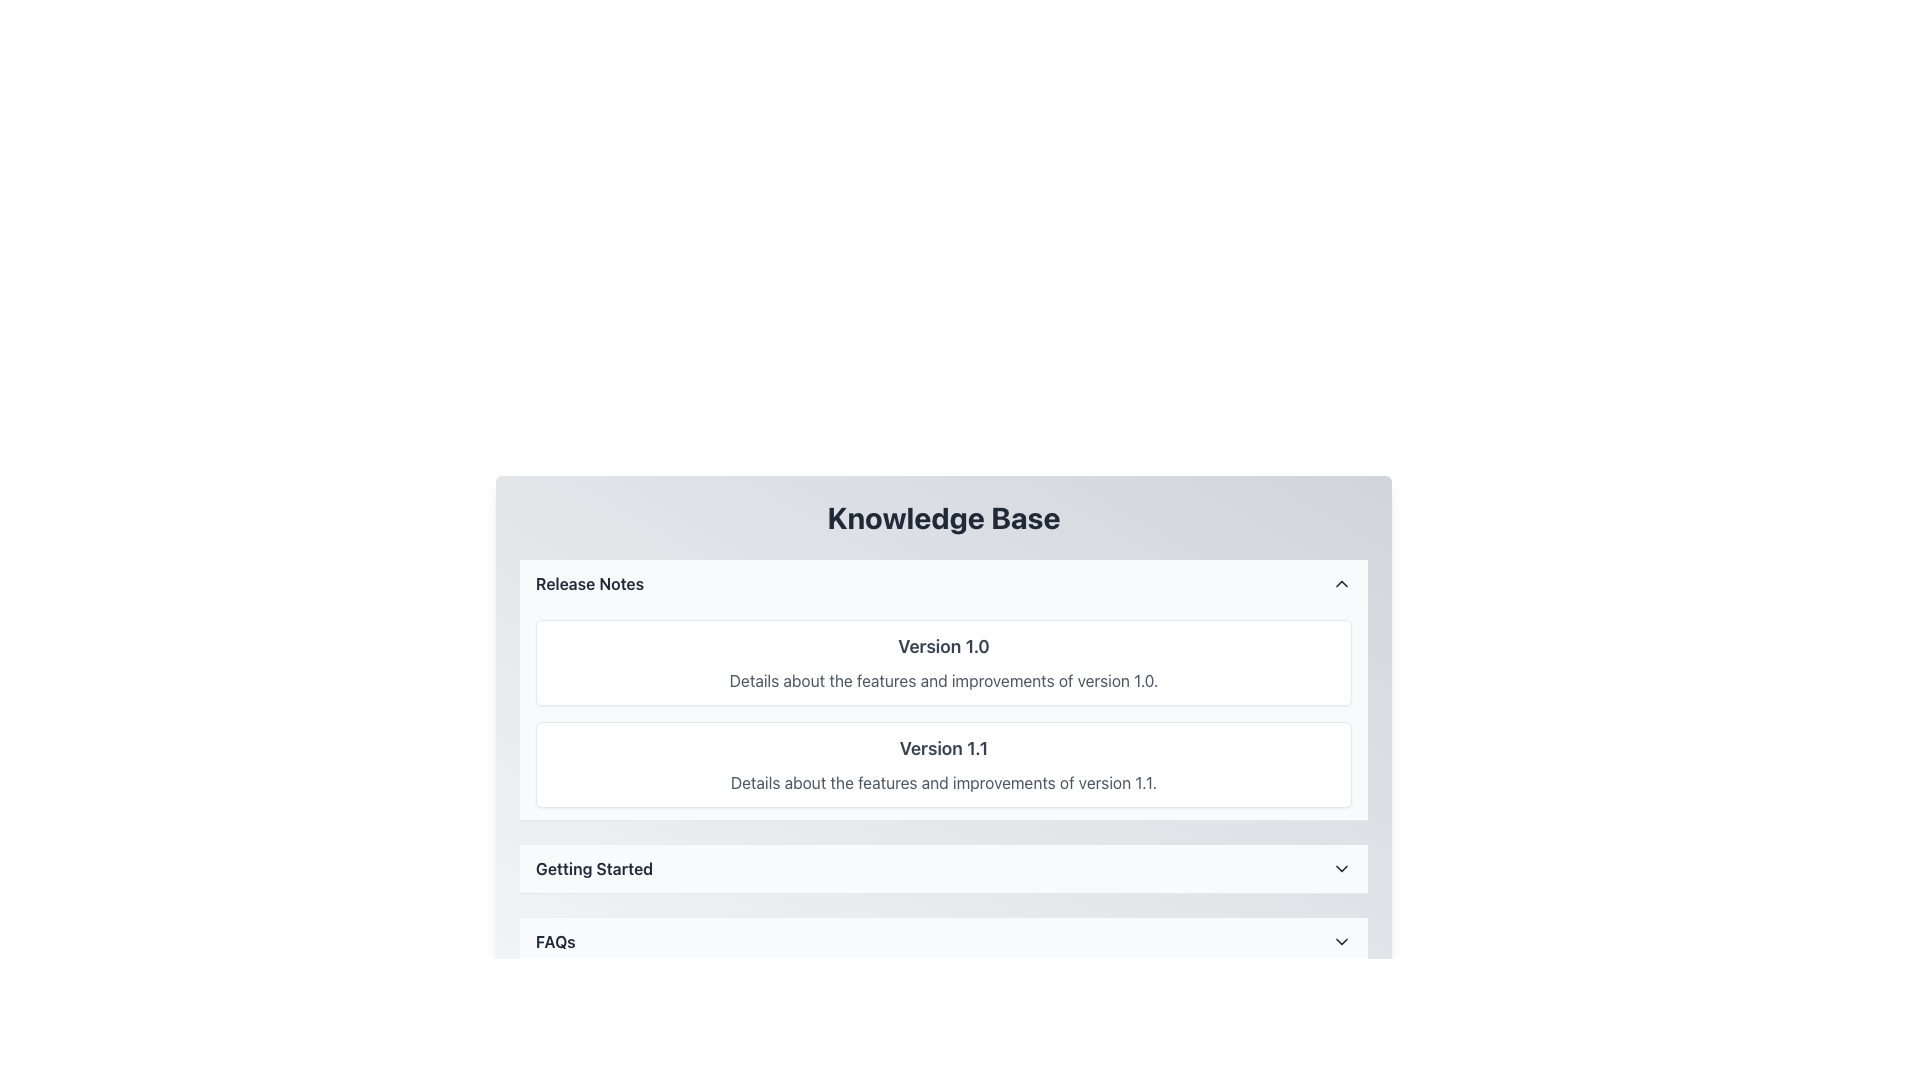 The image size is (1920, 1080). I want to click on the chevron-down icon located at the far-right end of the 'FAQs' section header, so click(1342, 941).